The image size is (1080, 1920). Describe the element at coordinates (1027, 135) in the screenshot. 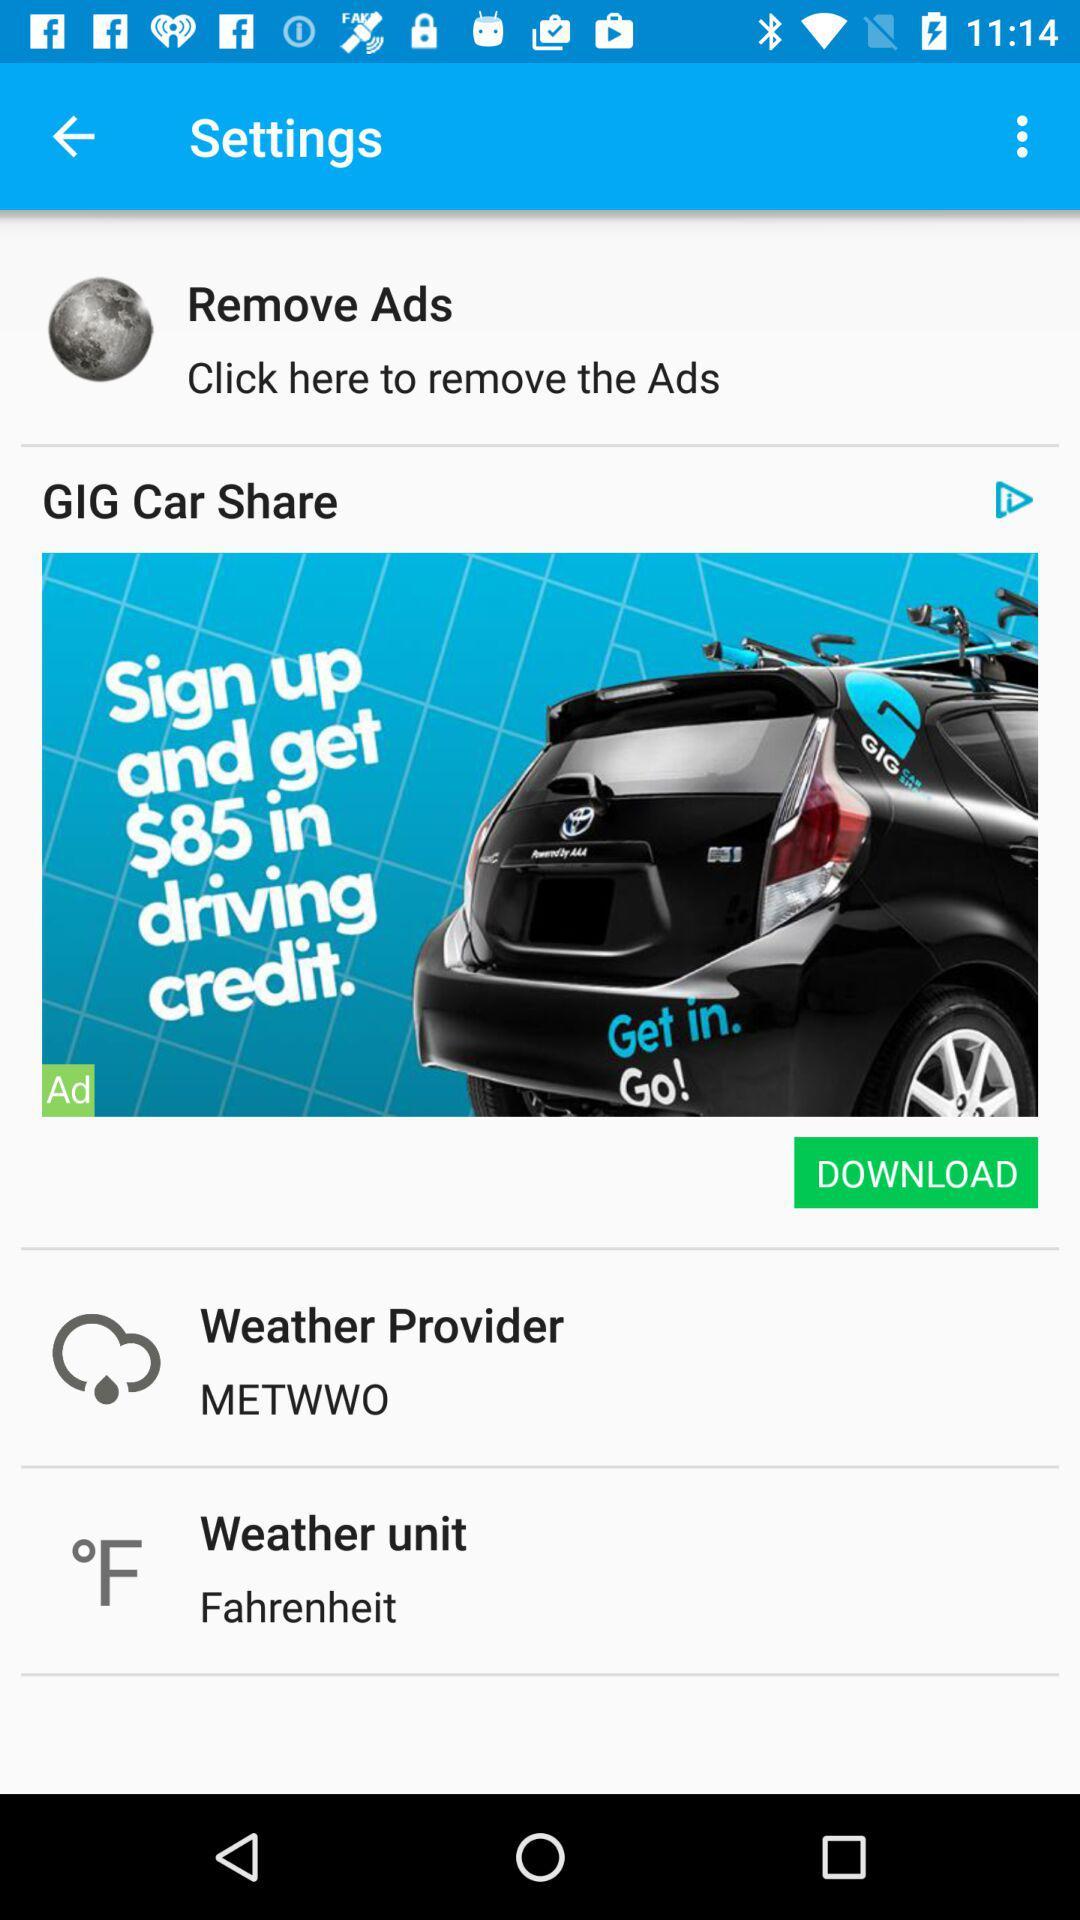

I see `the icon to the right of the settings icon` at that location.